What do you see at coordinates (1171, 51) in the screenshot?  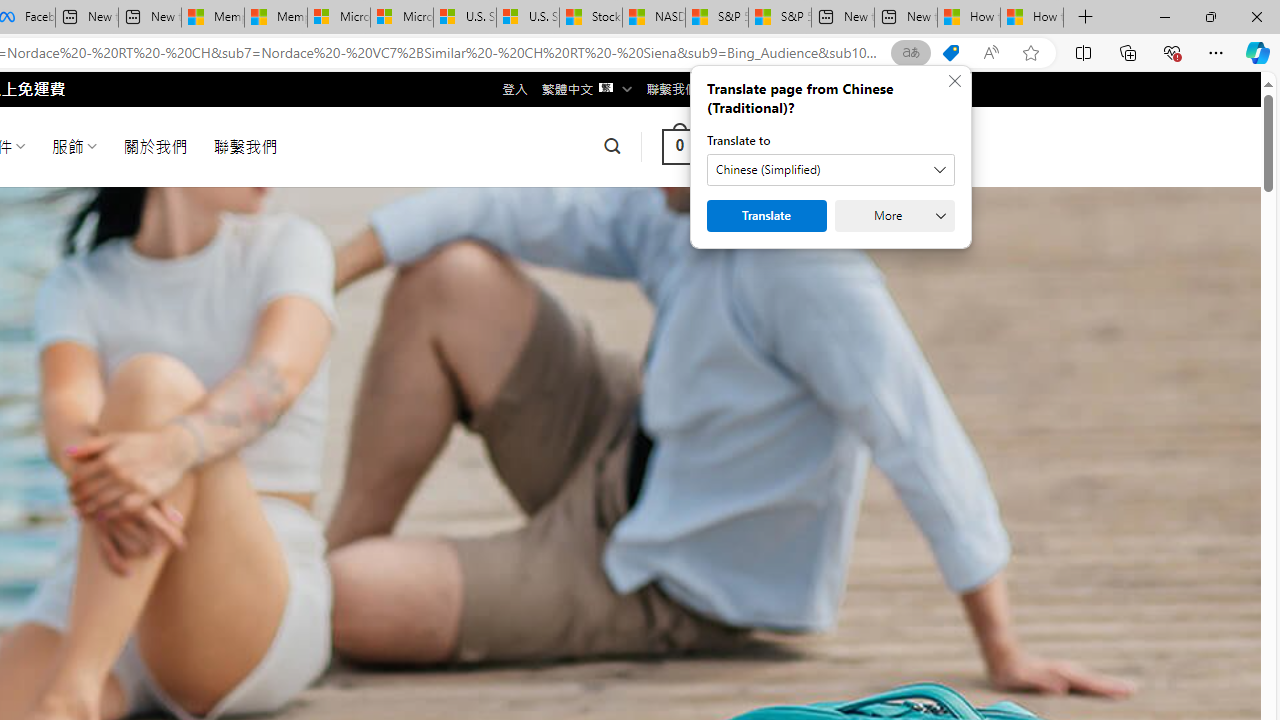 I see `'Browser essentials'` at bounding box center [1171, 51].